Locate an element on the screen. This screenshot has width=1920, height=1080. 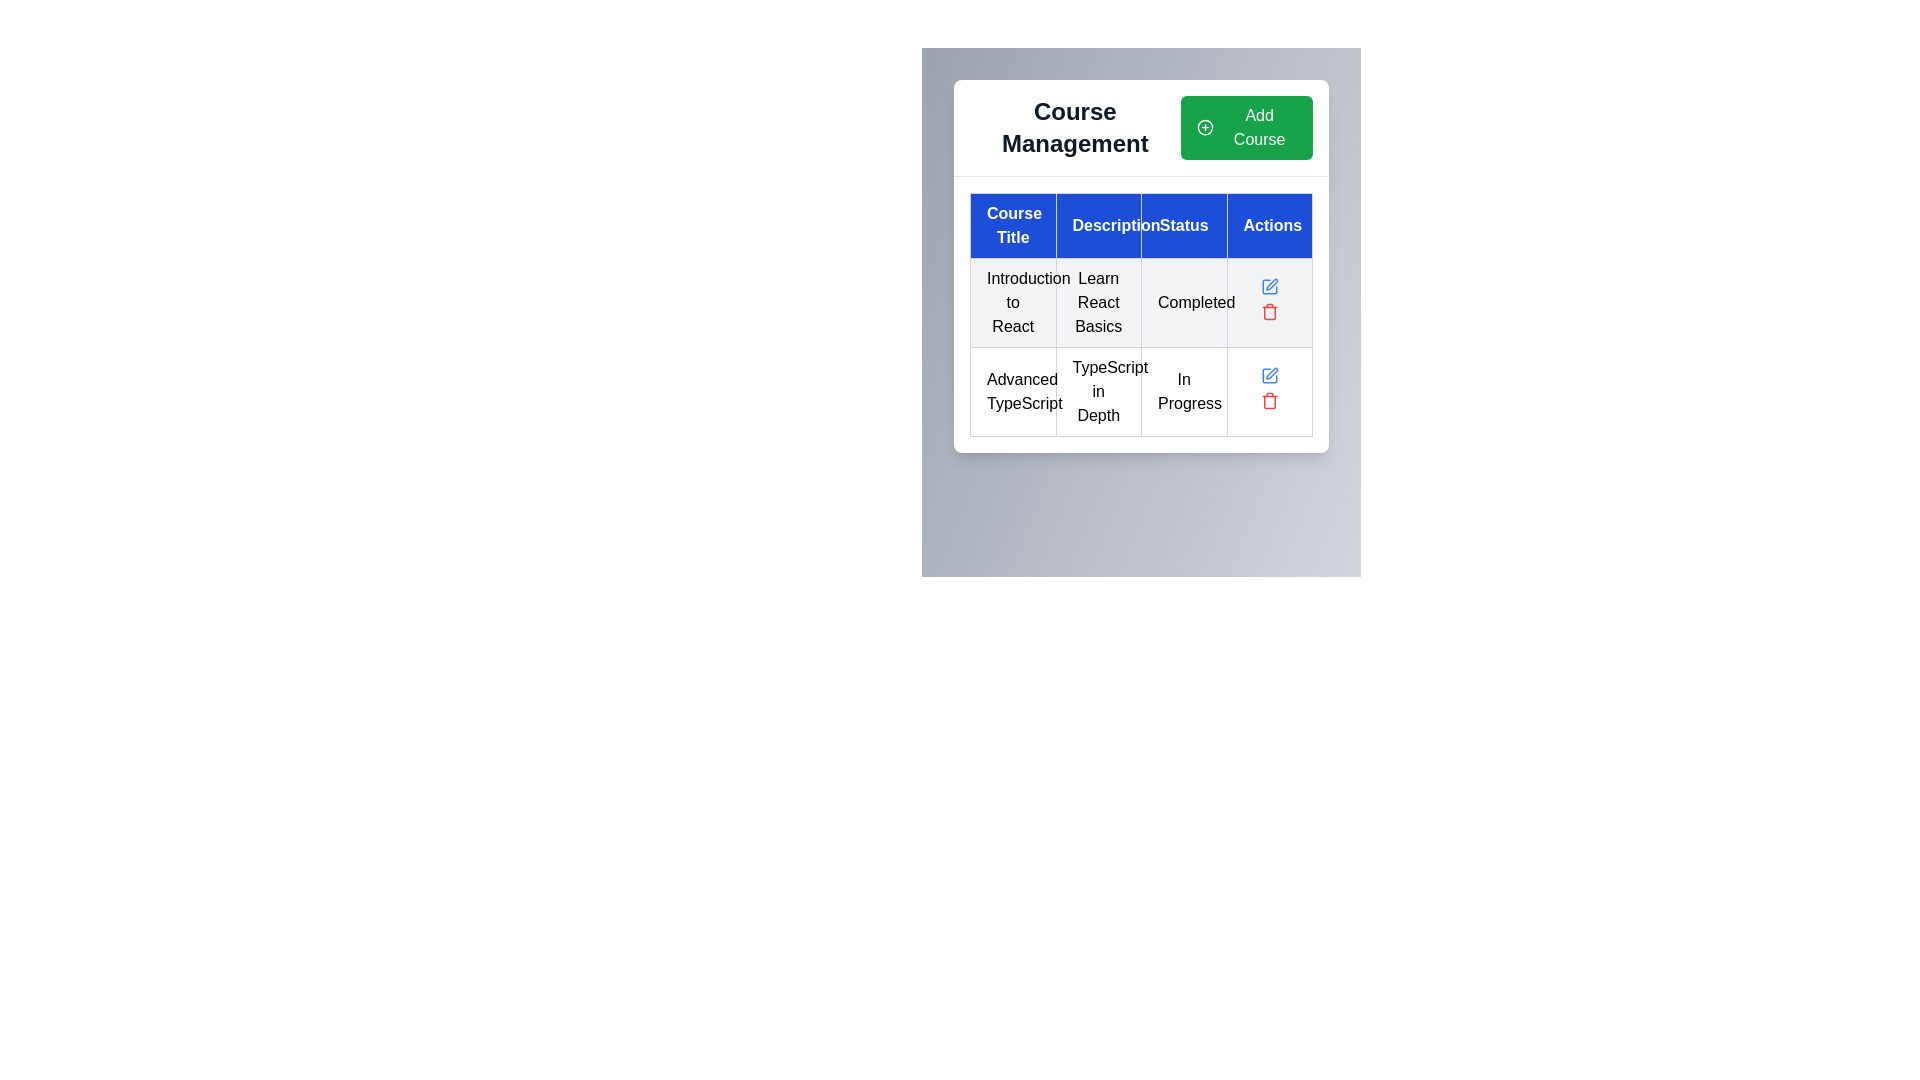
static text label displaying 'Completed' located in the 'Status' column under the 'Introduction to React' course row is located at coordinates (1184, 303).